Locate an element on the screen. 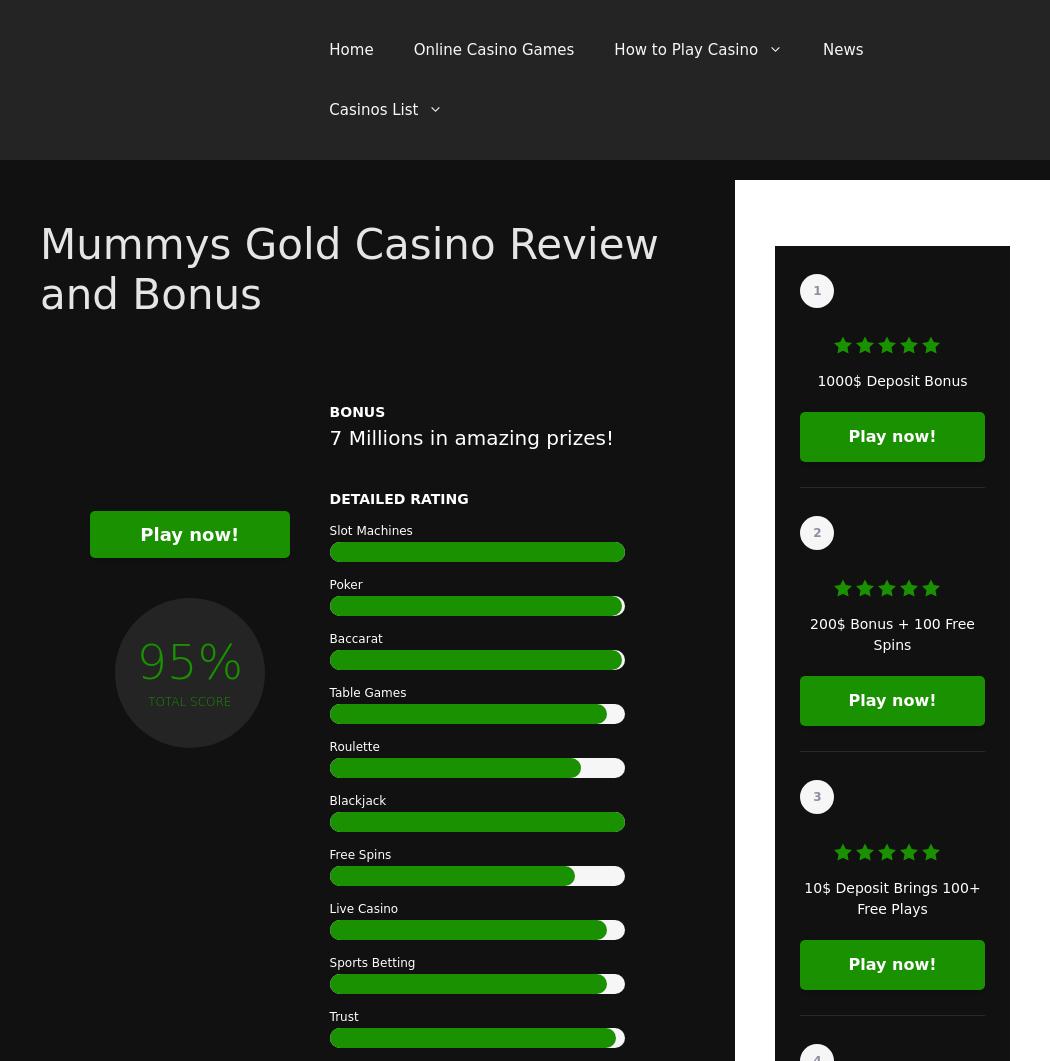  'How to Play Casino' is located at coordinates (685, 49).